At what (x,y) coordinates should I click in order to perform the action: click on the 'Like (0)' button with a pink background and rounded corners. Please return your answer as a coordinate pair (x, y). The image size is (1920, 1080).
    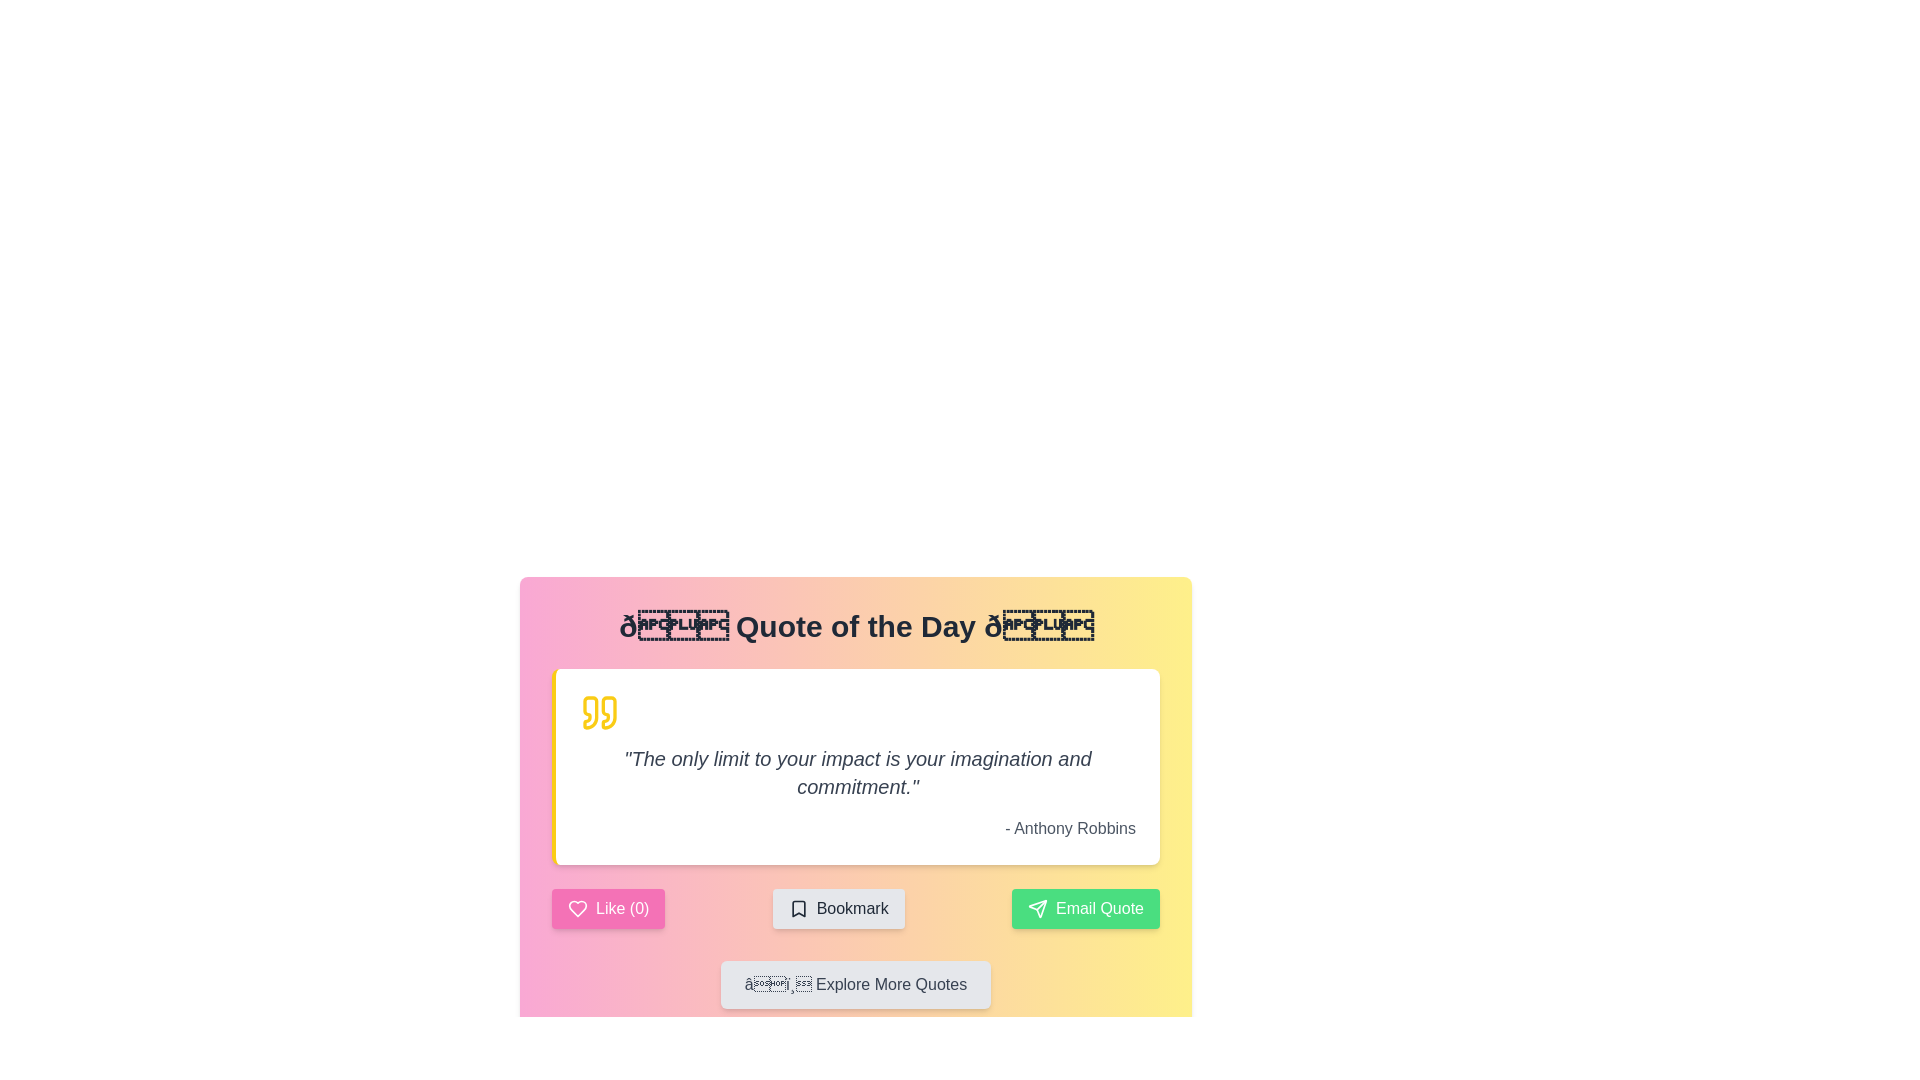
    Looking at the image, I should click on (607, 909).